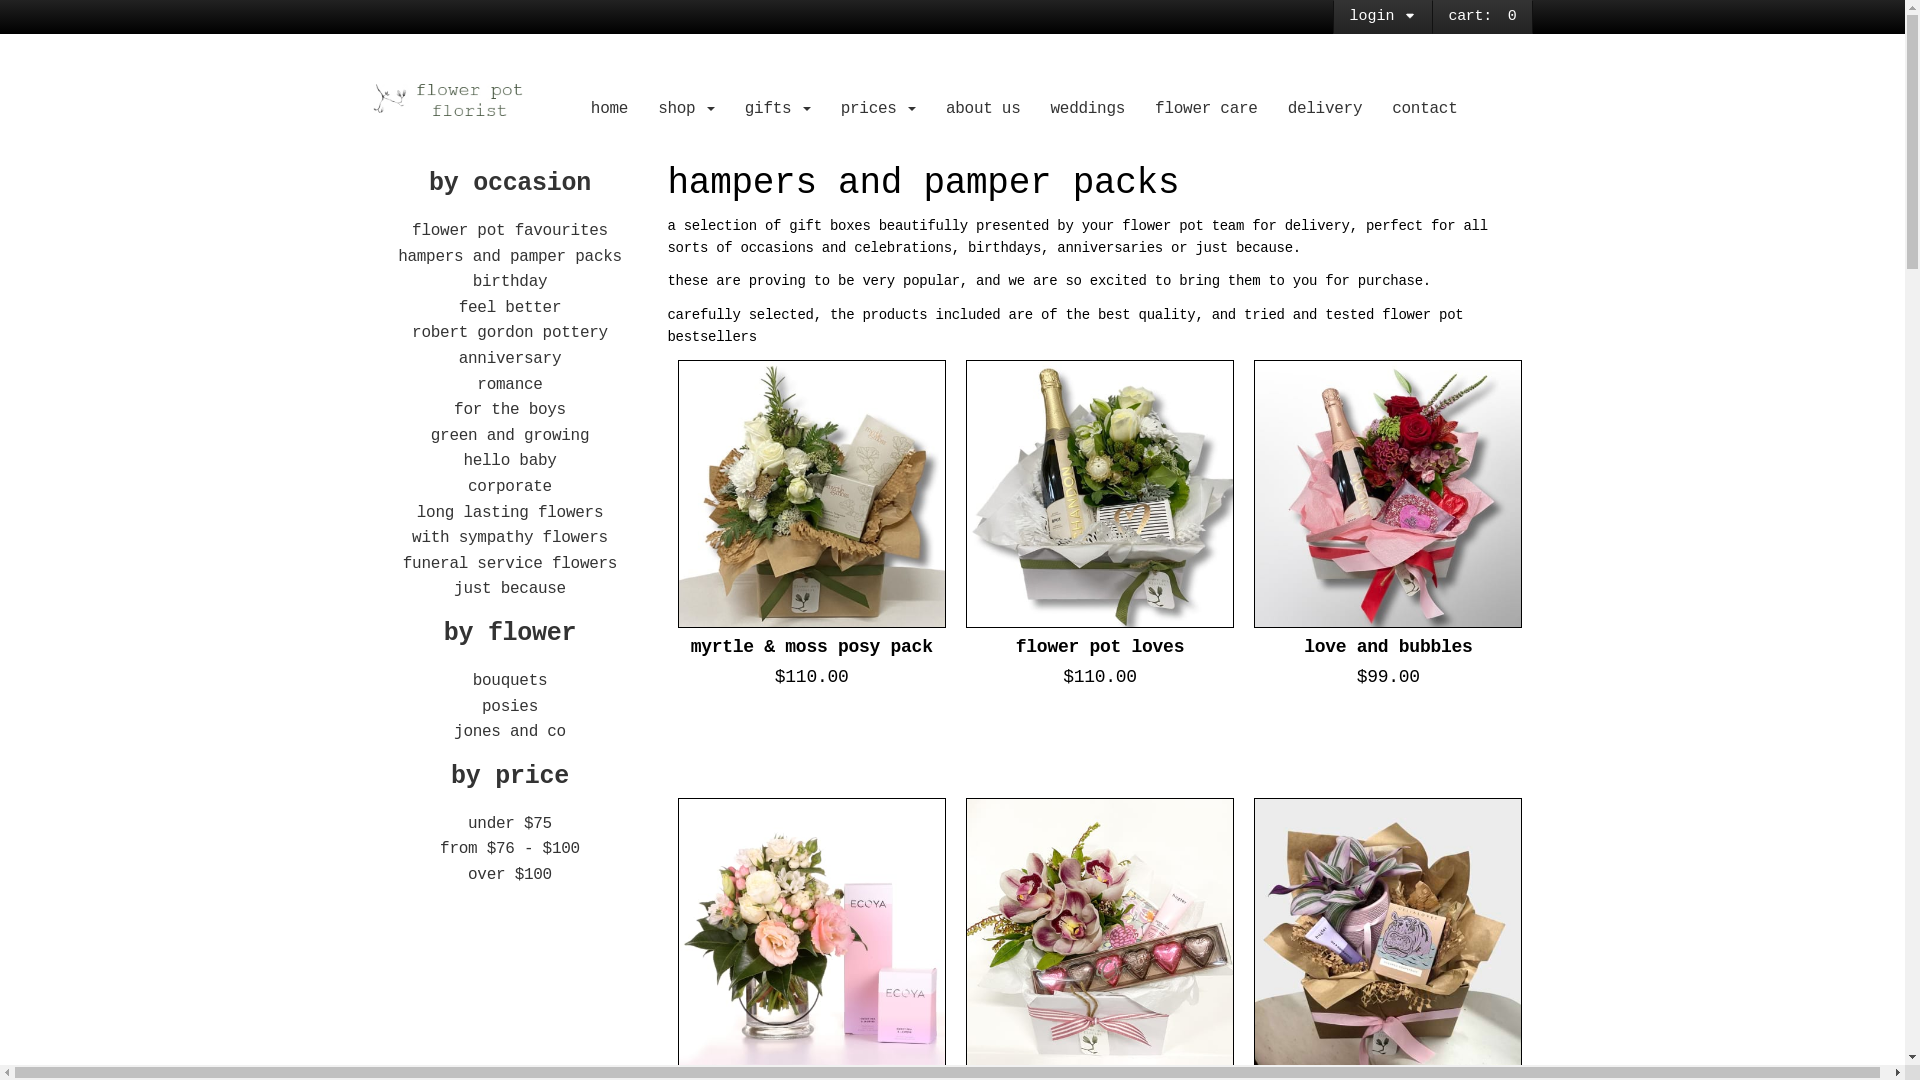 The image size is (1920, 1080). I want to click on 'login', so click(1381, 16).